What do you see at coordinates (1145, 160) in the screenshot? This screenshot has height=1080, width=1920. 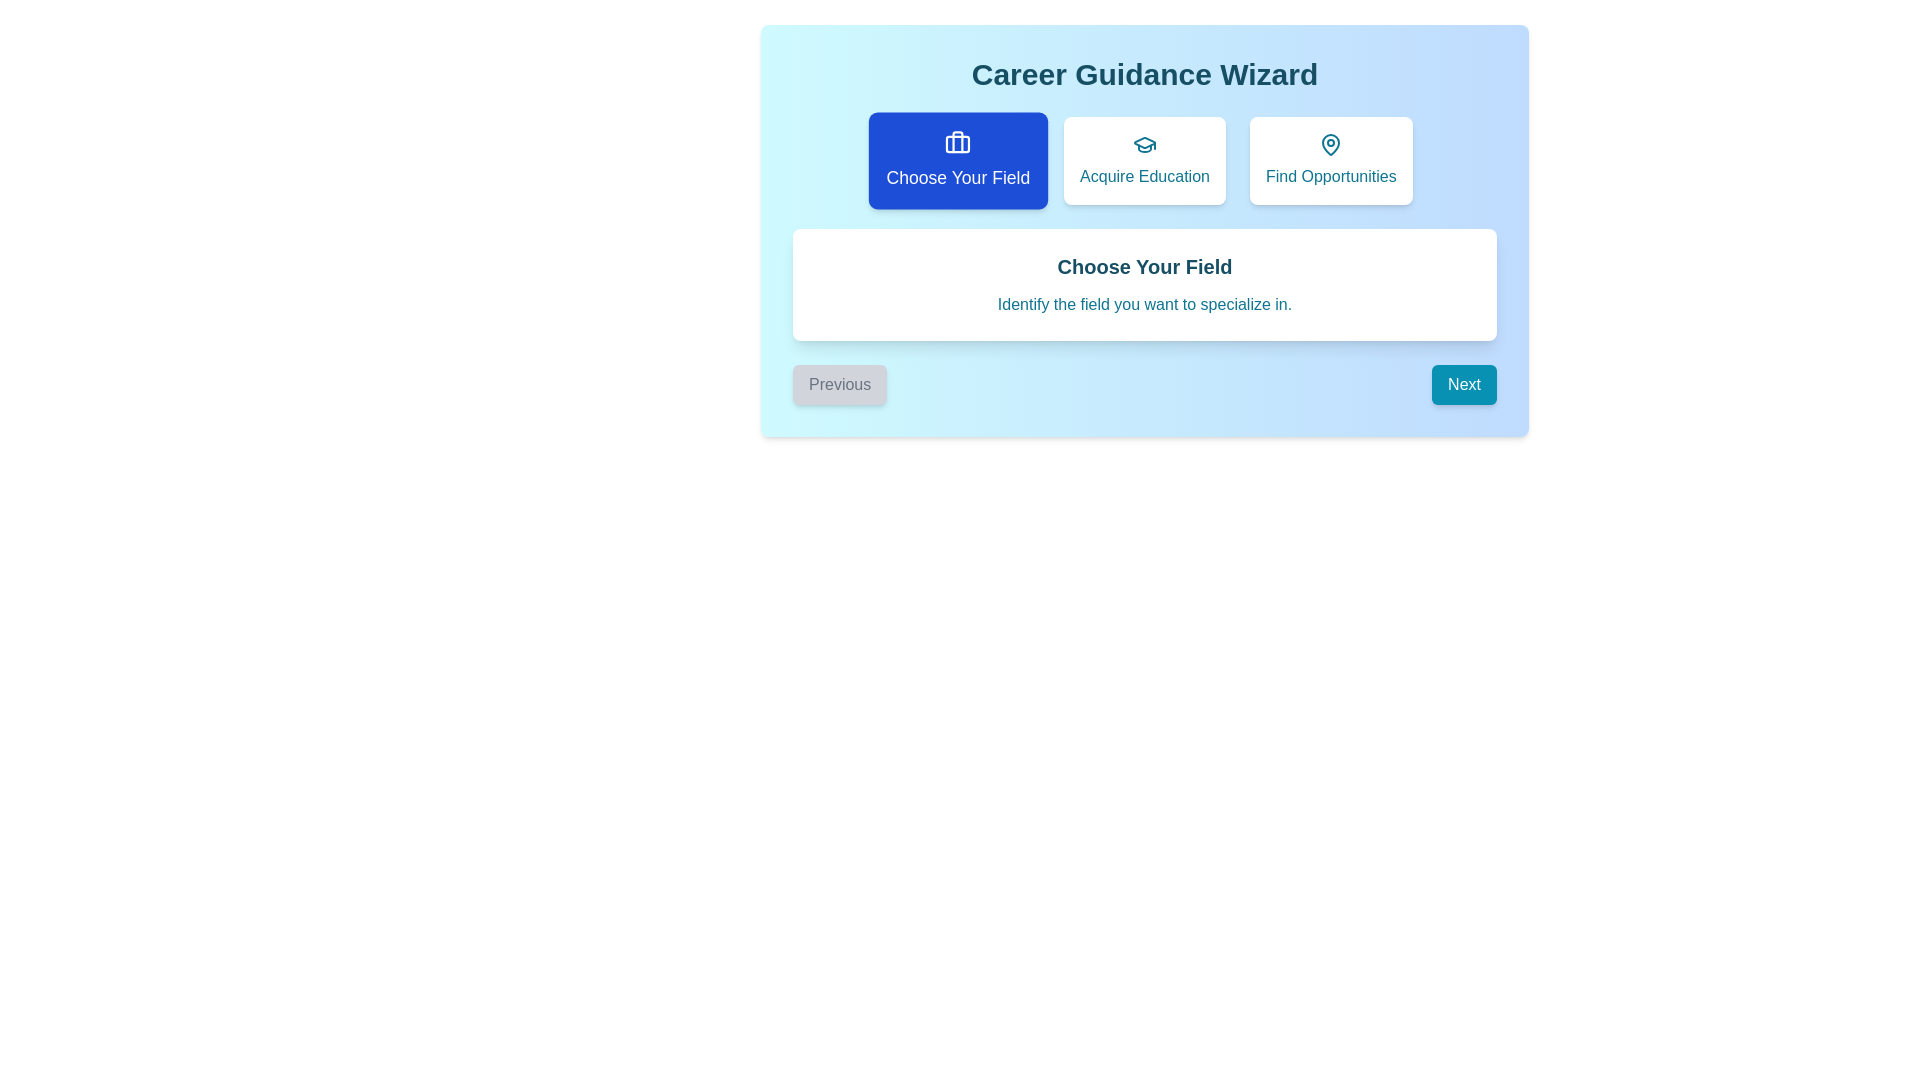 I see `the second Button-like UI card that represents an option or step in an education acquisition process` at bounding box center [1145, 160].